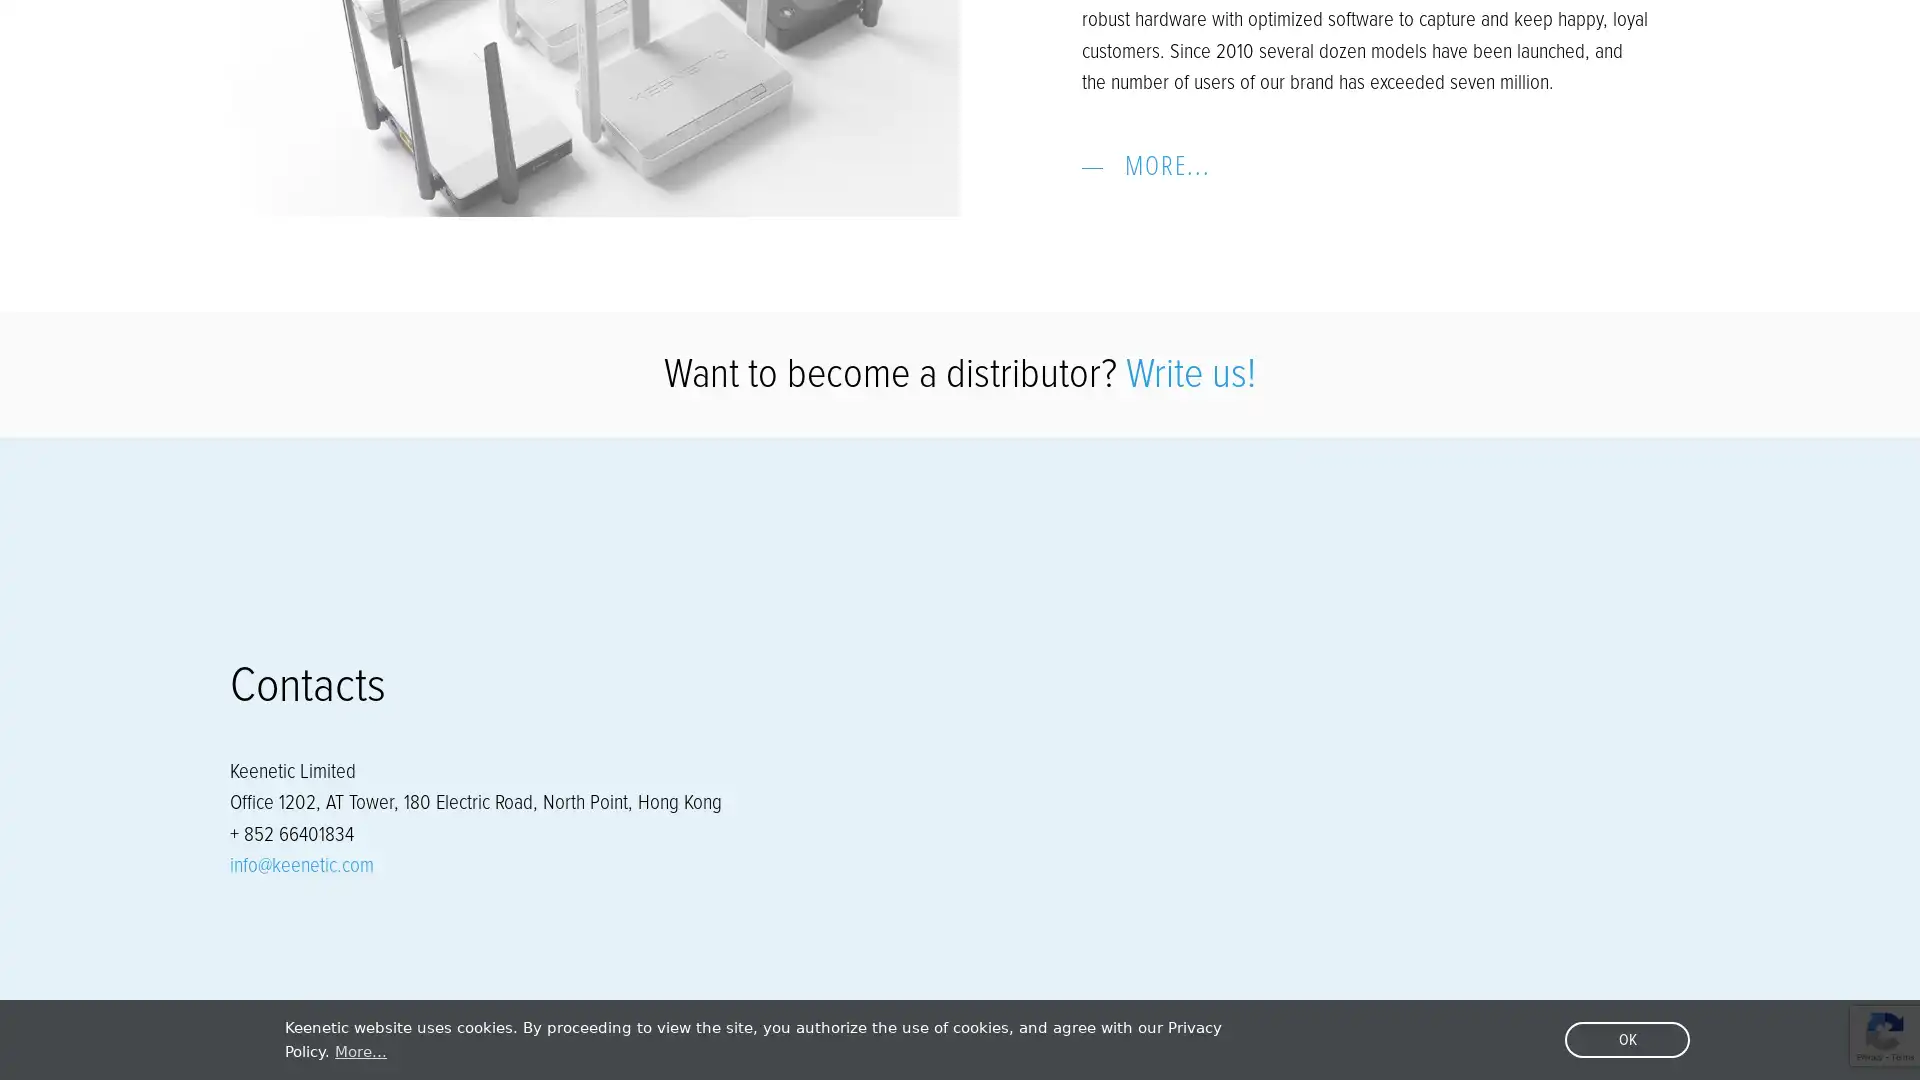 The height and width of the screenshot is (1080, 1920). I want to click on learn more about cookies, so click(360, 1051).